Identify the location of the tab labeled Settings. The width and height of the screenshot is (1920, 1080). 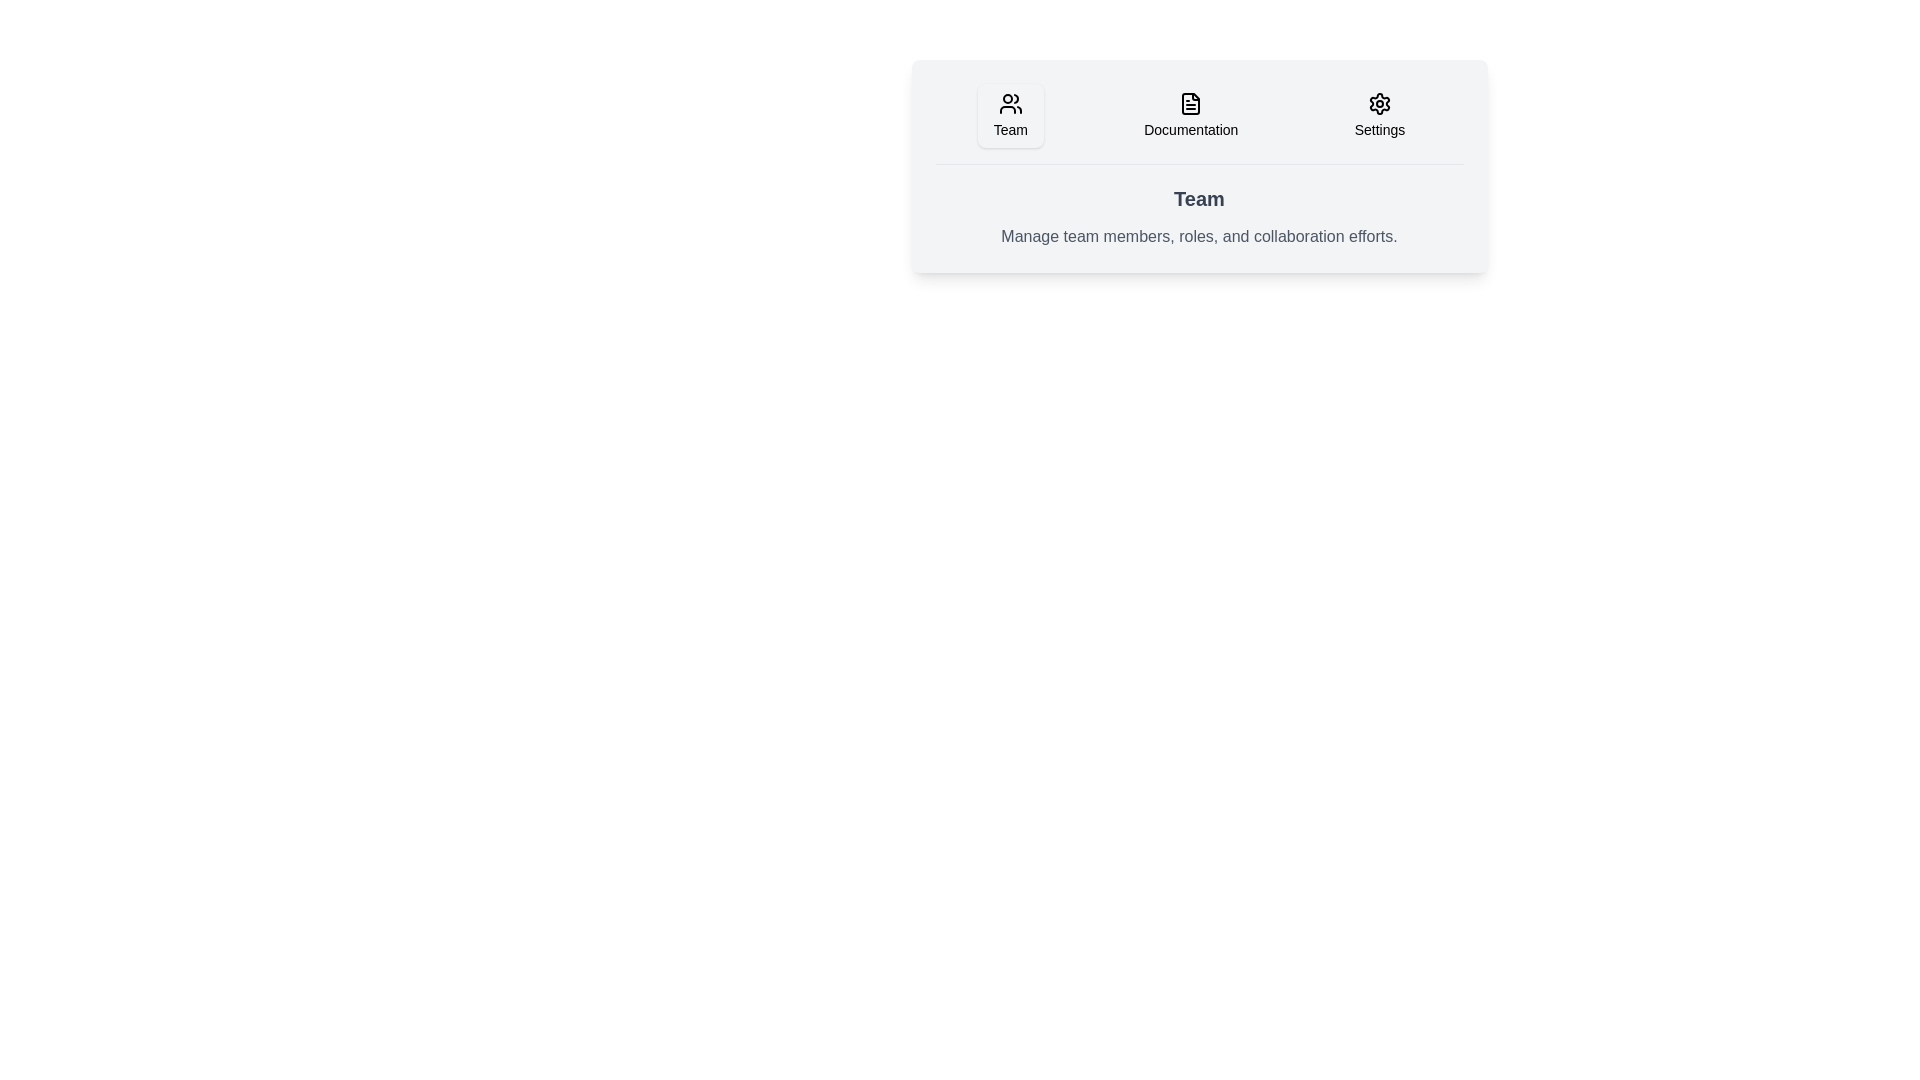
(1379, 115).